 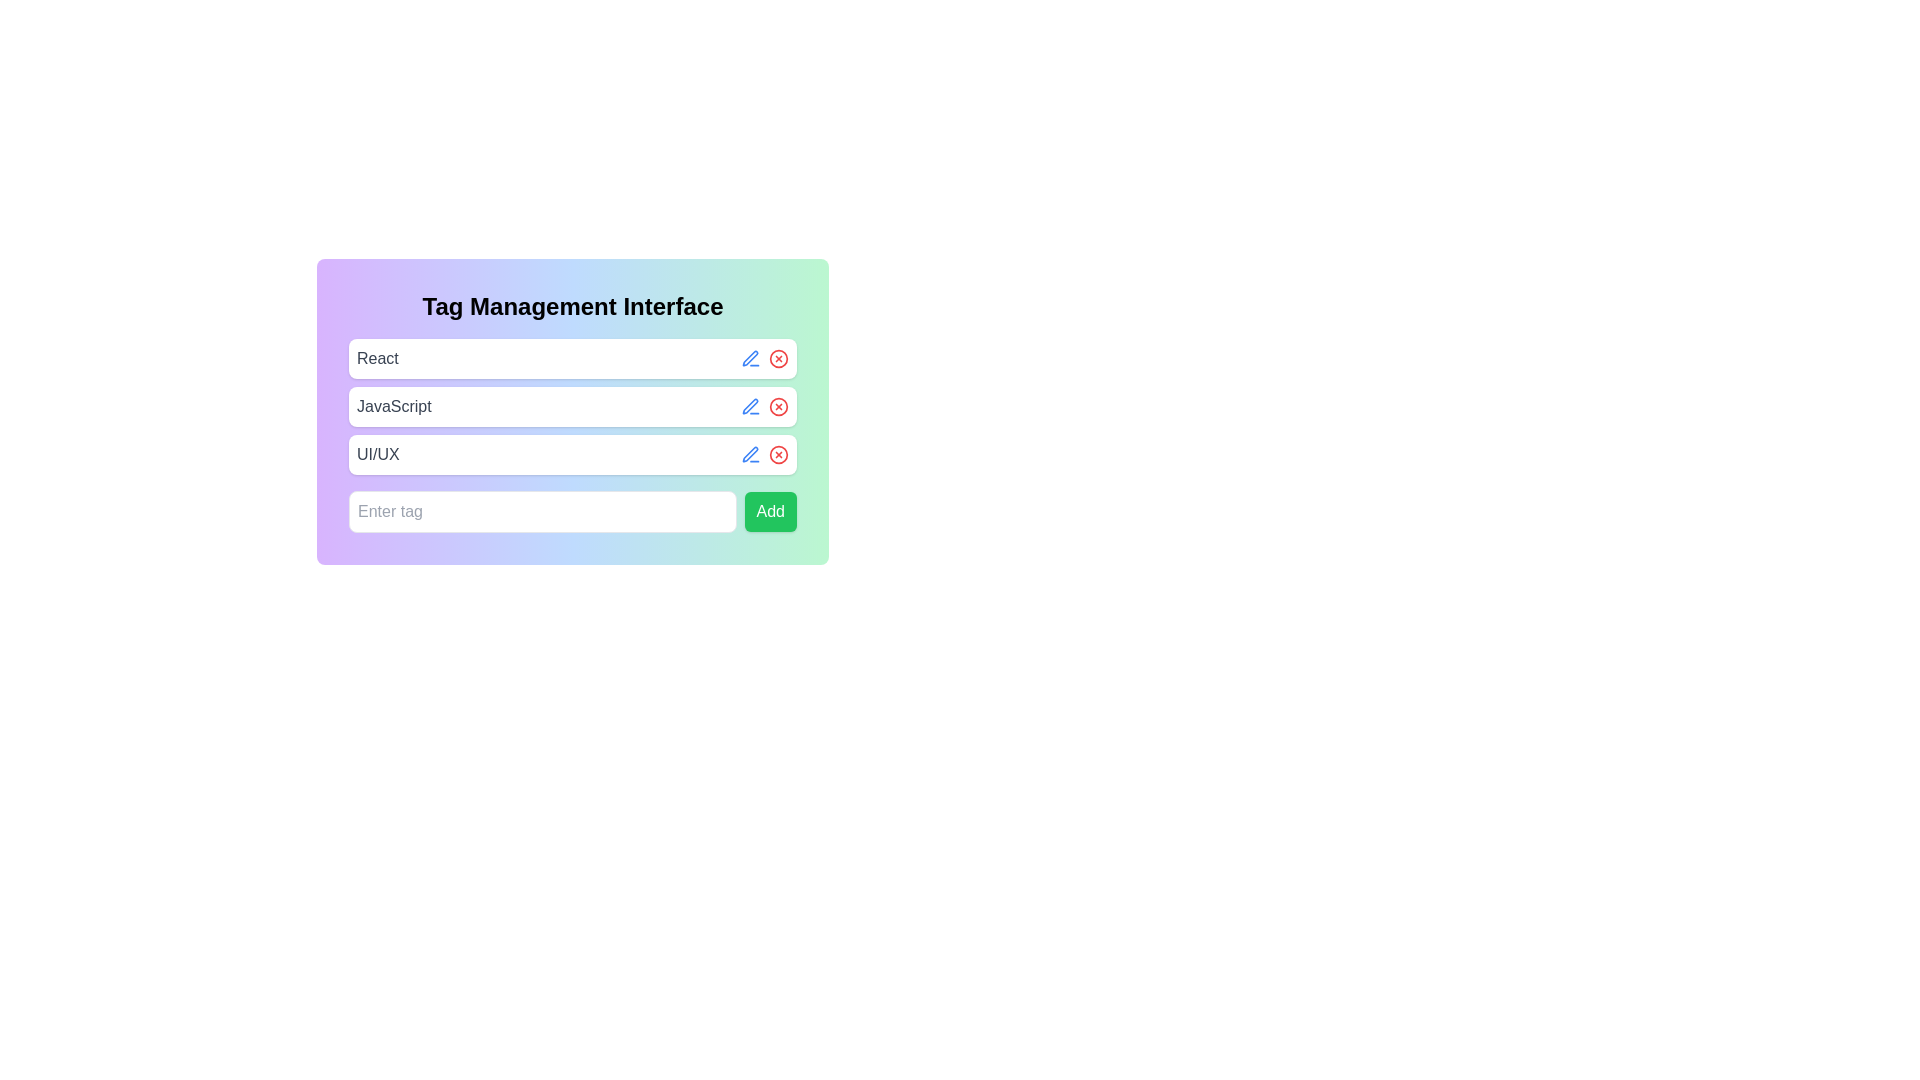 I want to click on the gray 'JavaScript' text label, so click(x=394, y=406).